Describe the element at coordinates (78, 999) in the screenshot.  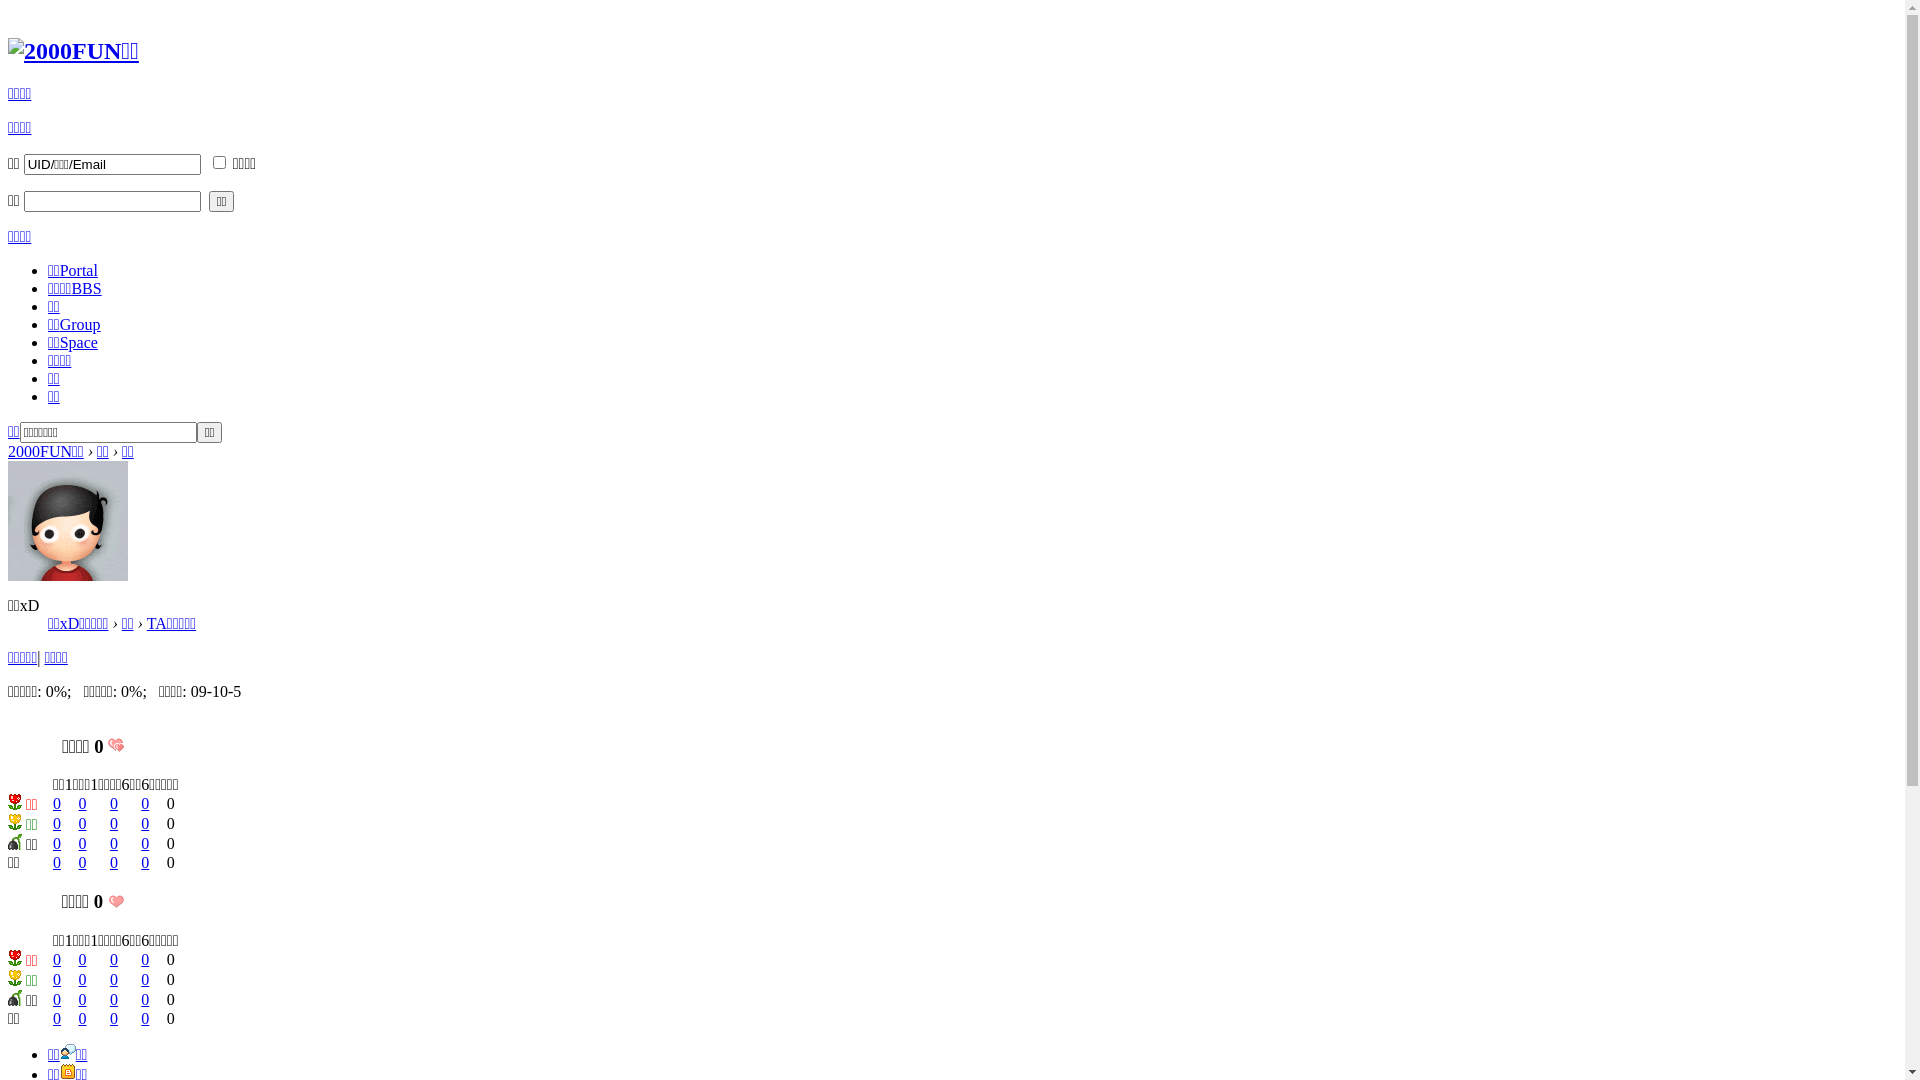
I see `'0'` at that location.